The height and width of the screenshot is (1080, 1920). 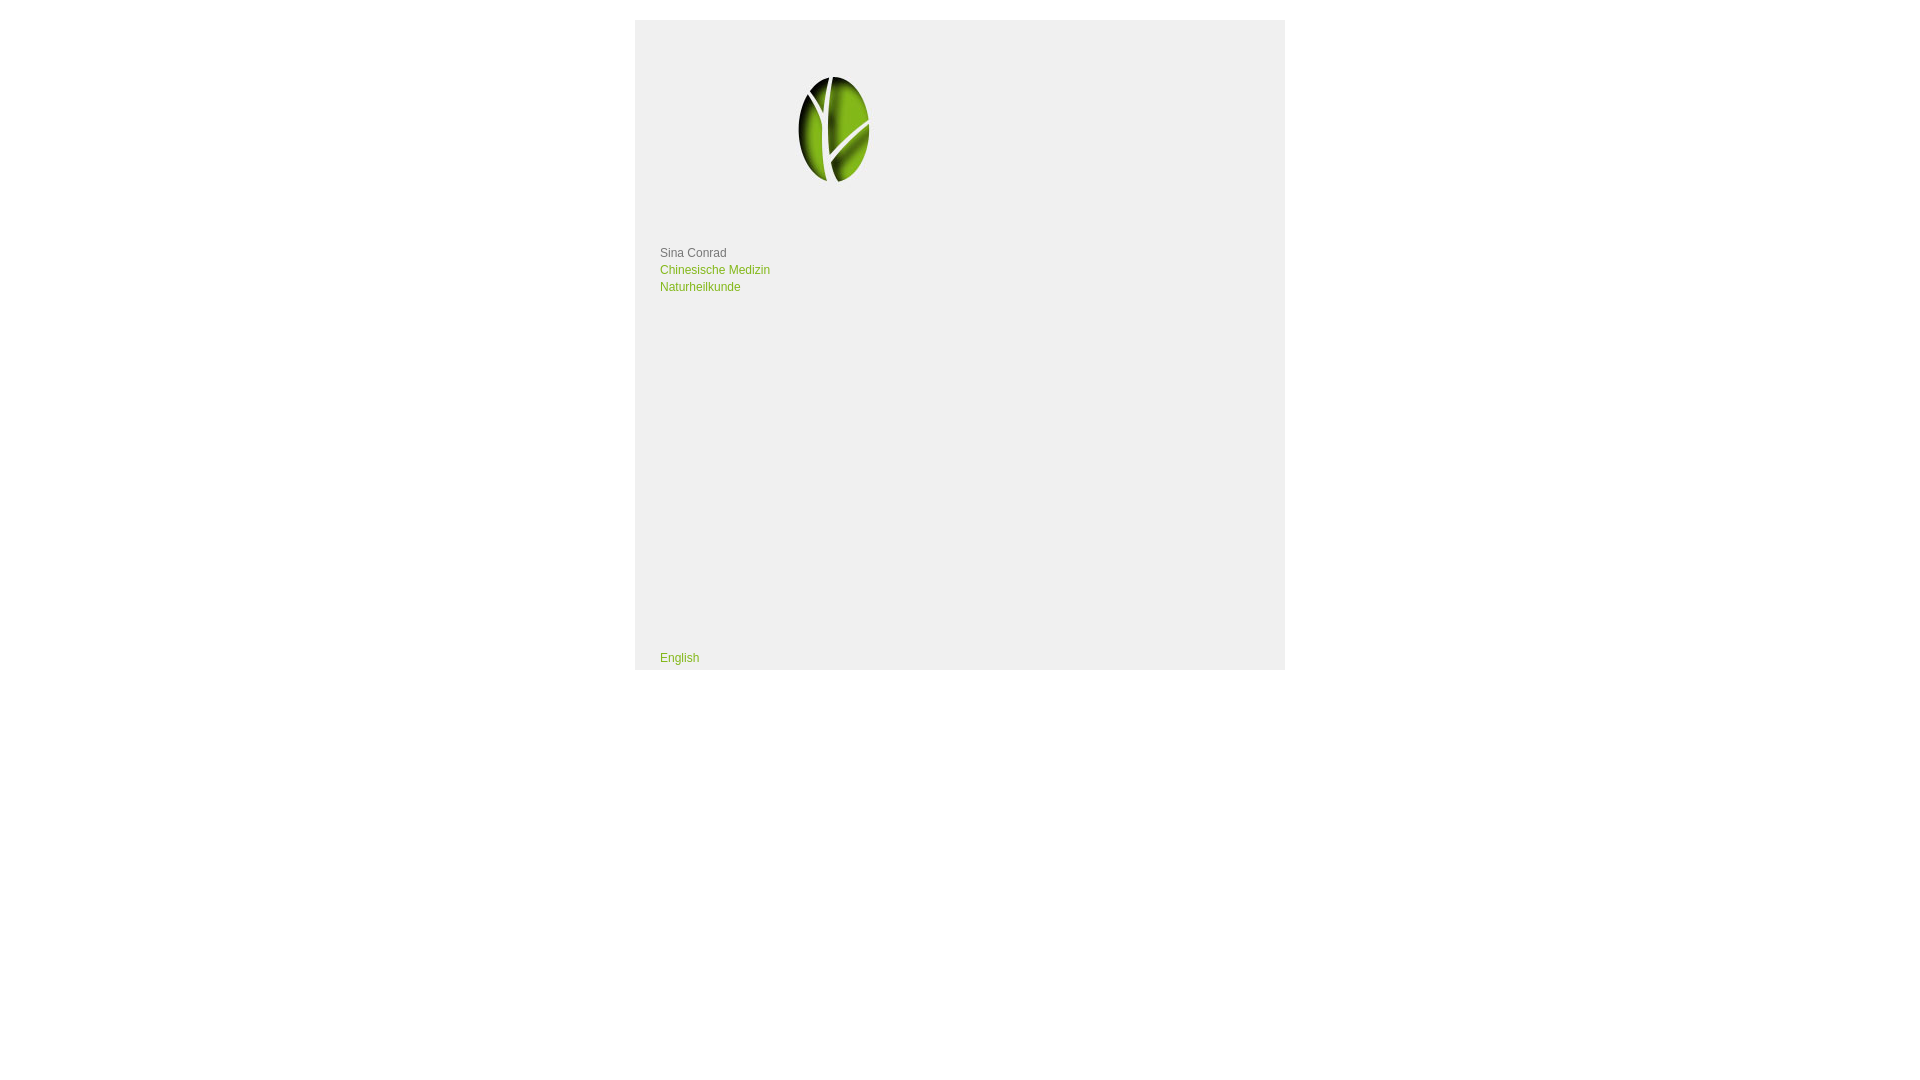 I want to click on 'English', so click(x=679, y=658).